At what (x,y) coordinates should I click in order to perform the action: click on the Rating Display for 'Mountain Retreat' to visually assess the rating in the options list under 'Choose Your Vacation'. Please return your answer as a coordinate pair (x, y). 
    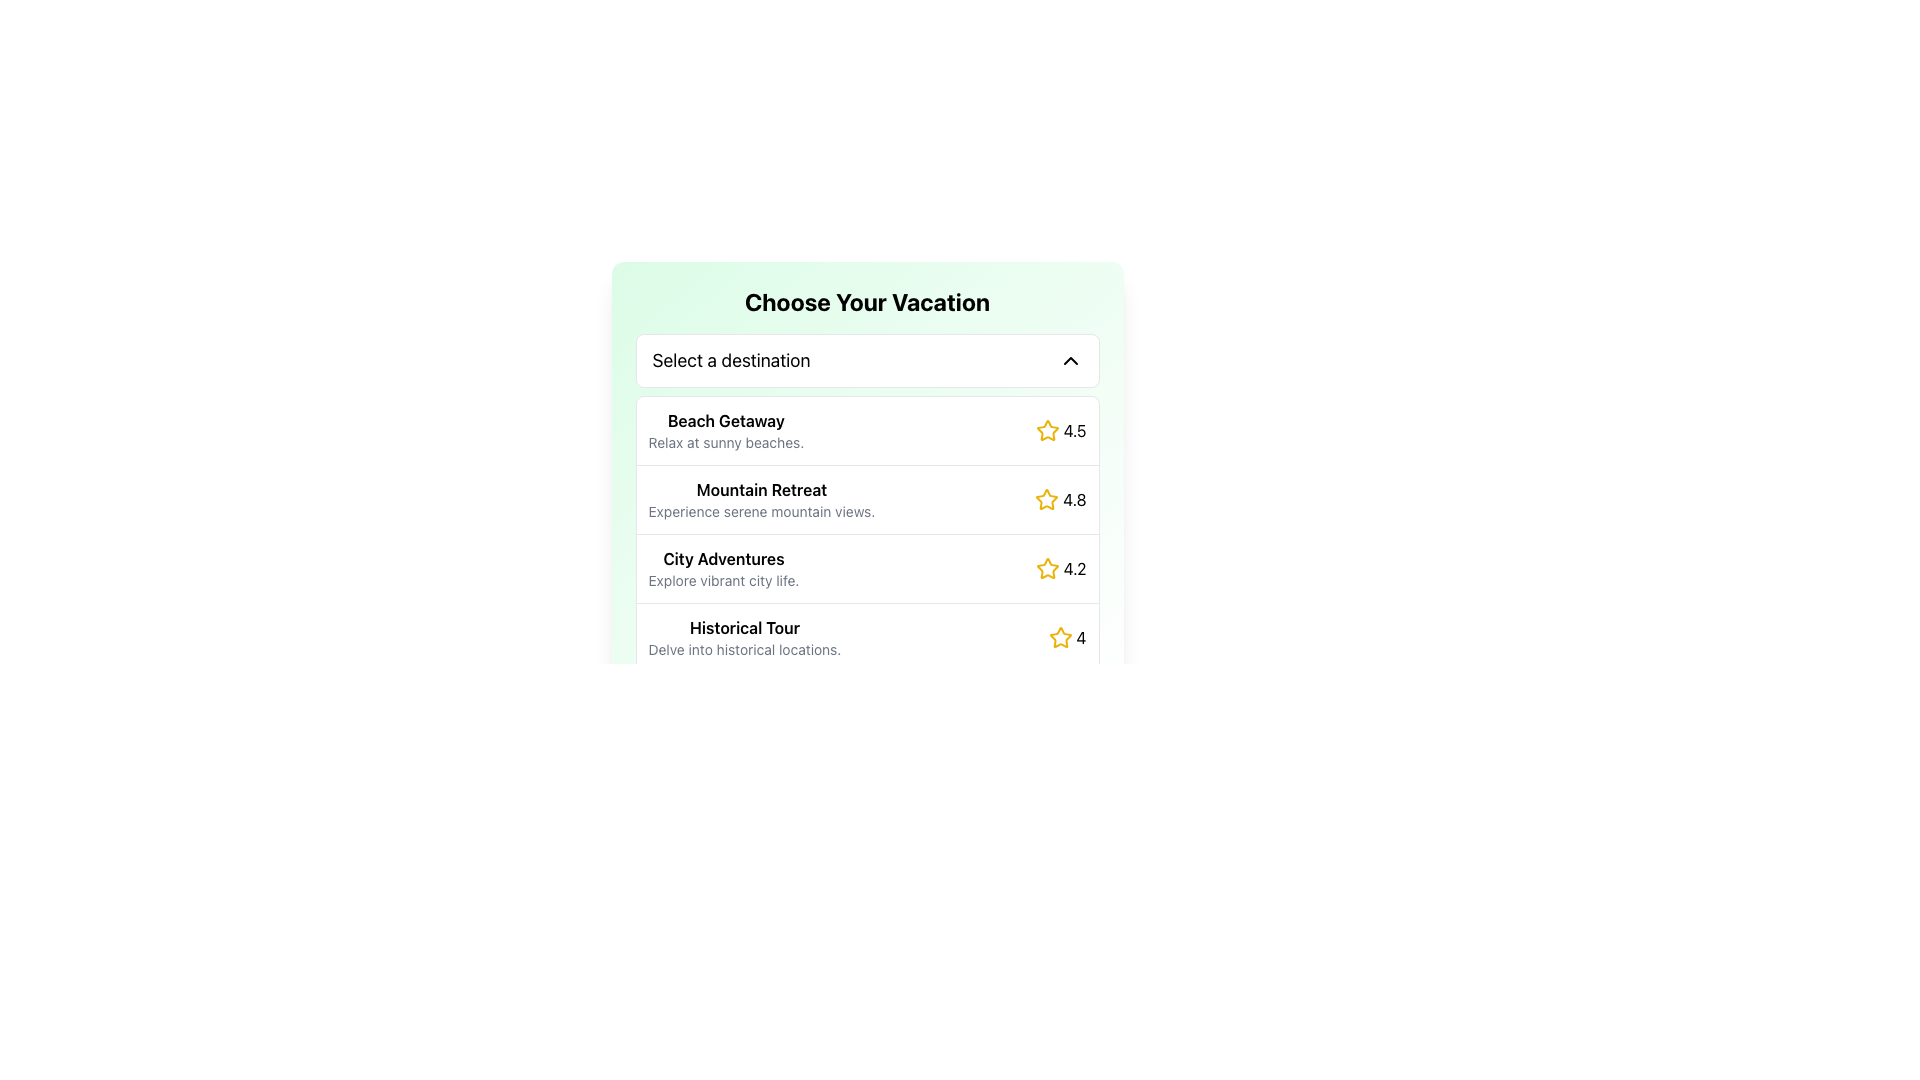
    Looking at the image, I should click on (1059, 499).